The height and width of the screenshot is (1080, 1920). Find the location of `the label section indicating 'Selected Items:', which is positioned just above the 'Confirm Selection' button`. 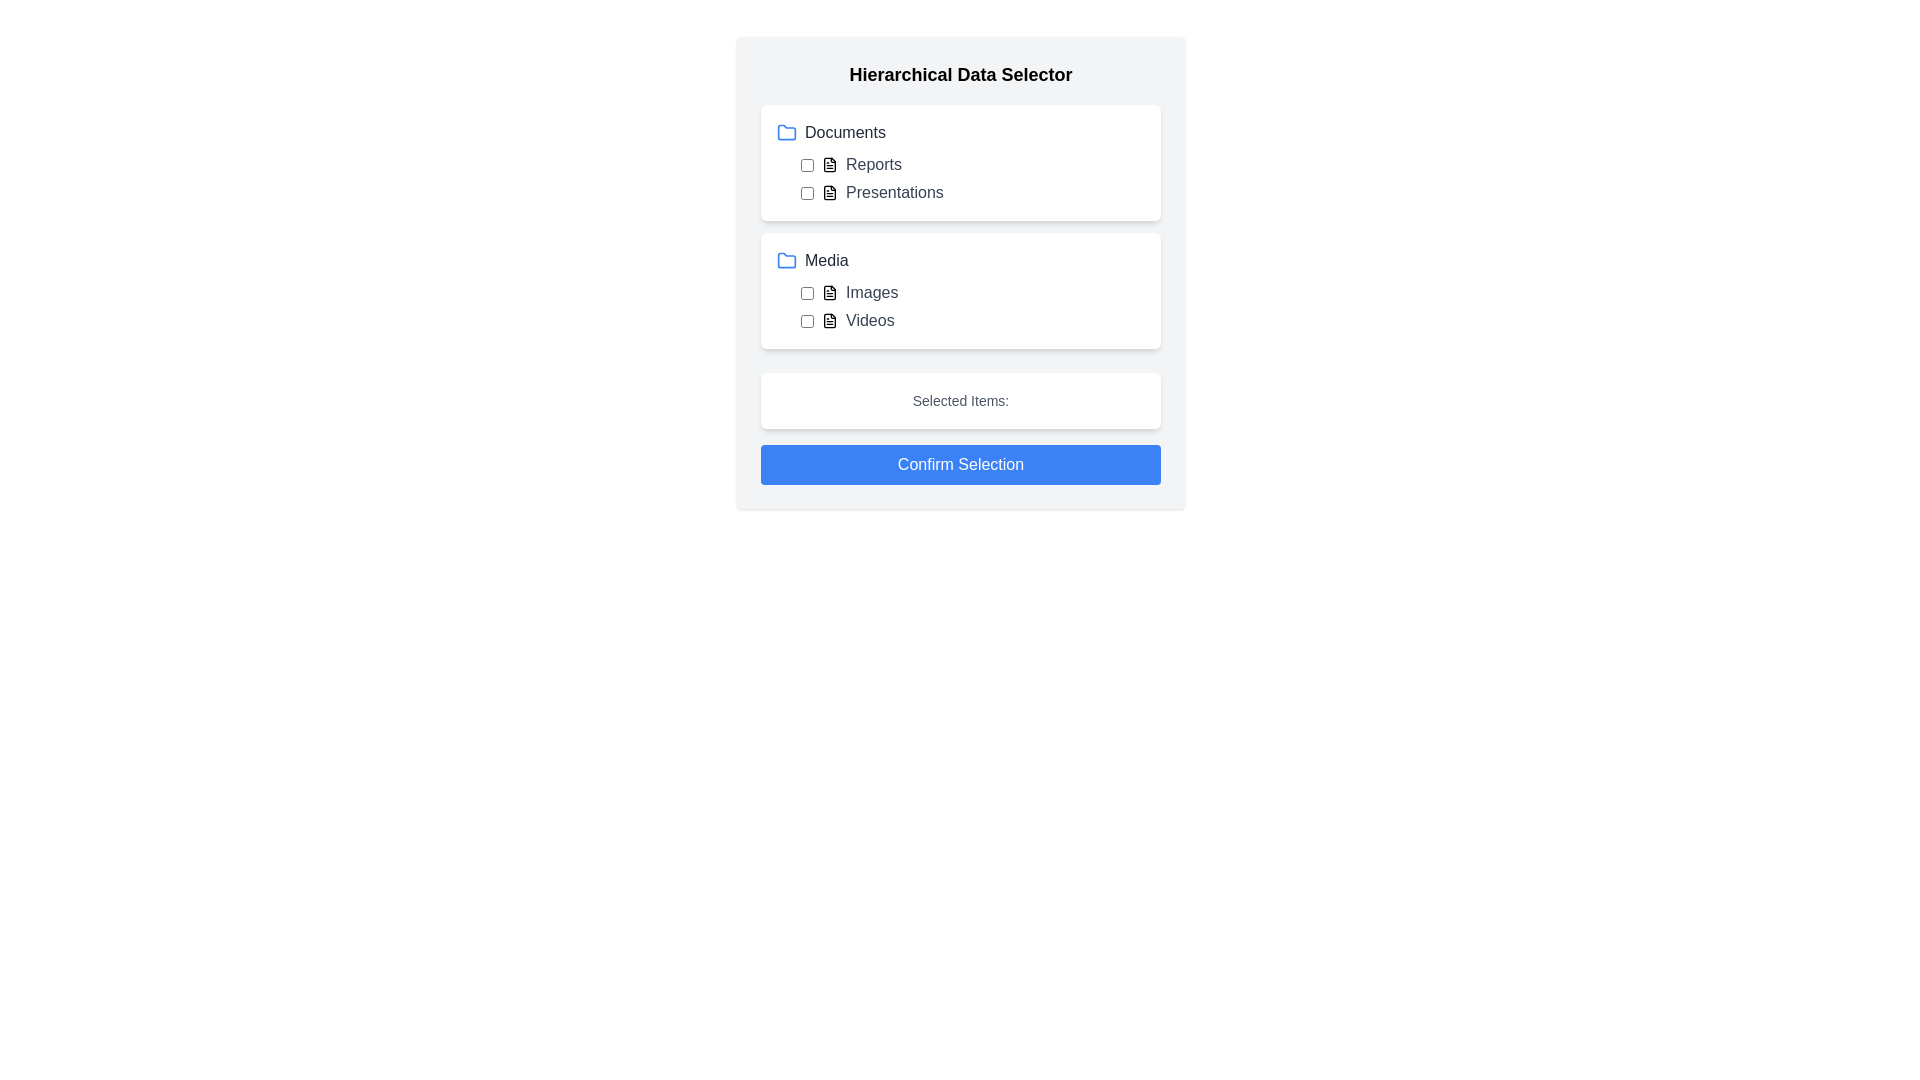

the label section indicating 'Selected Items:', which is positioned just above the 'Confirm Selection' button is located at coordinates (960, 401).